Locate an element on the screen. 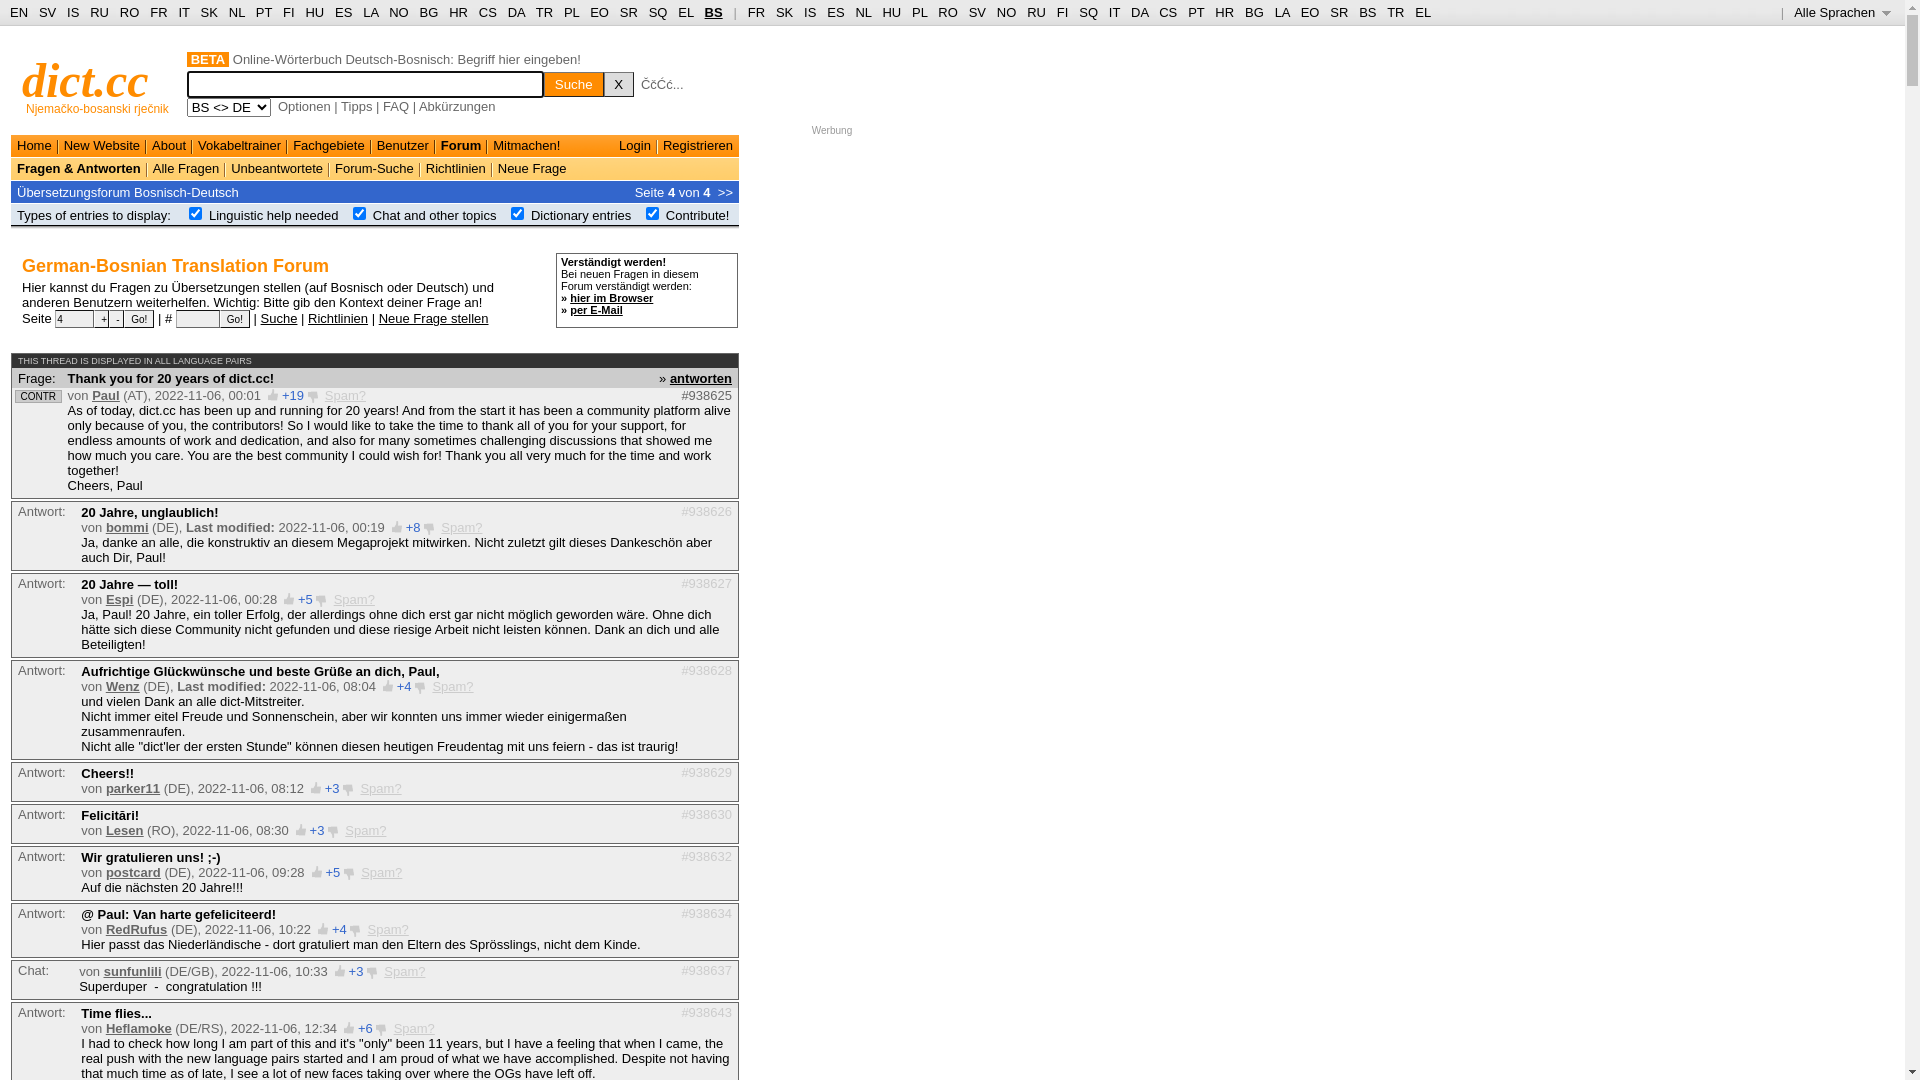 Image resolution: width=1920 pixels, height=1080 pixels. 'TR' is located at coordinates (544, 12).